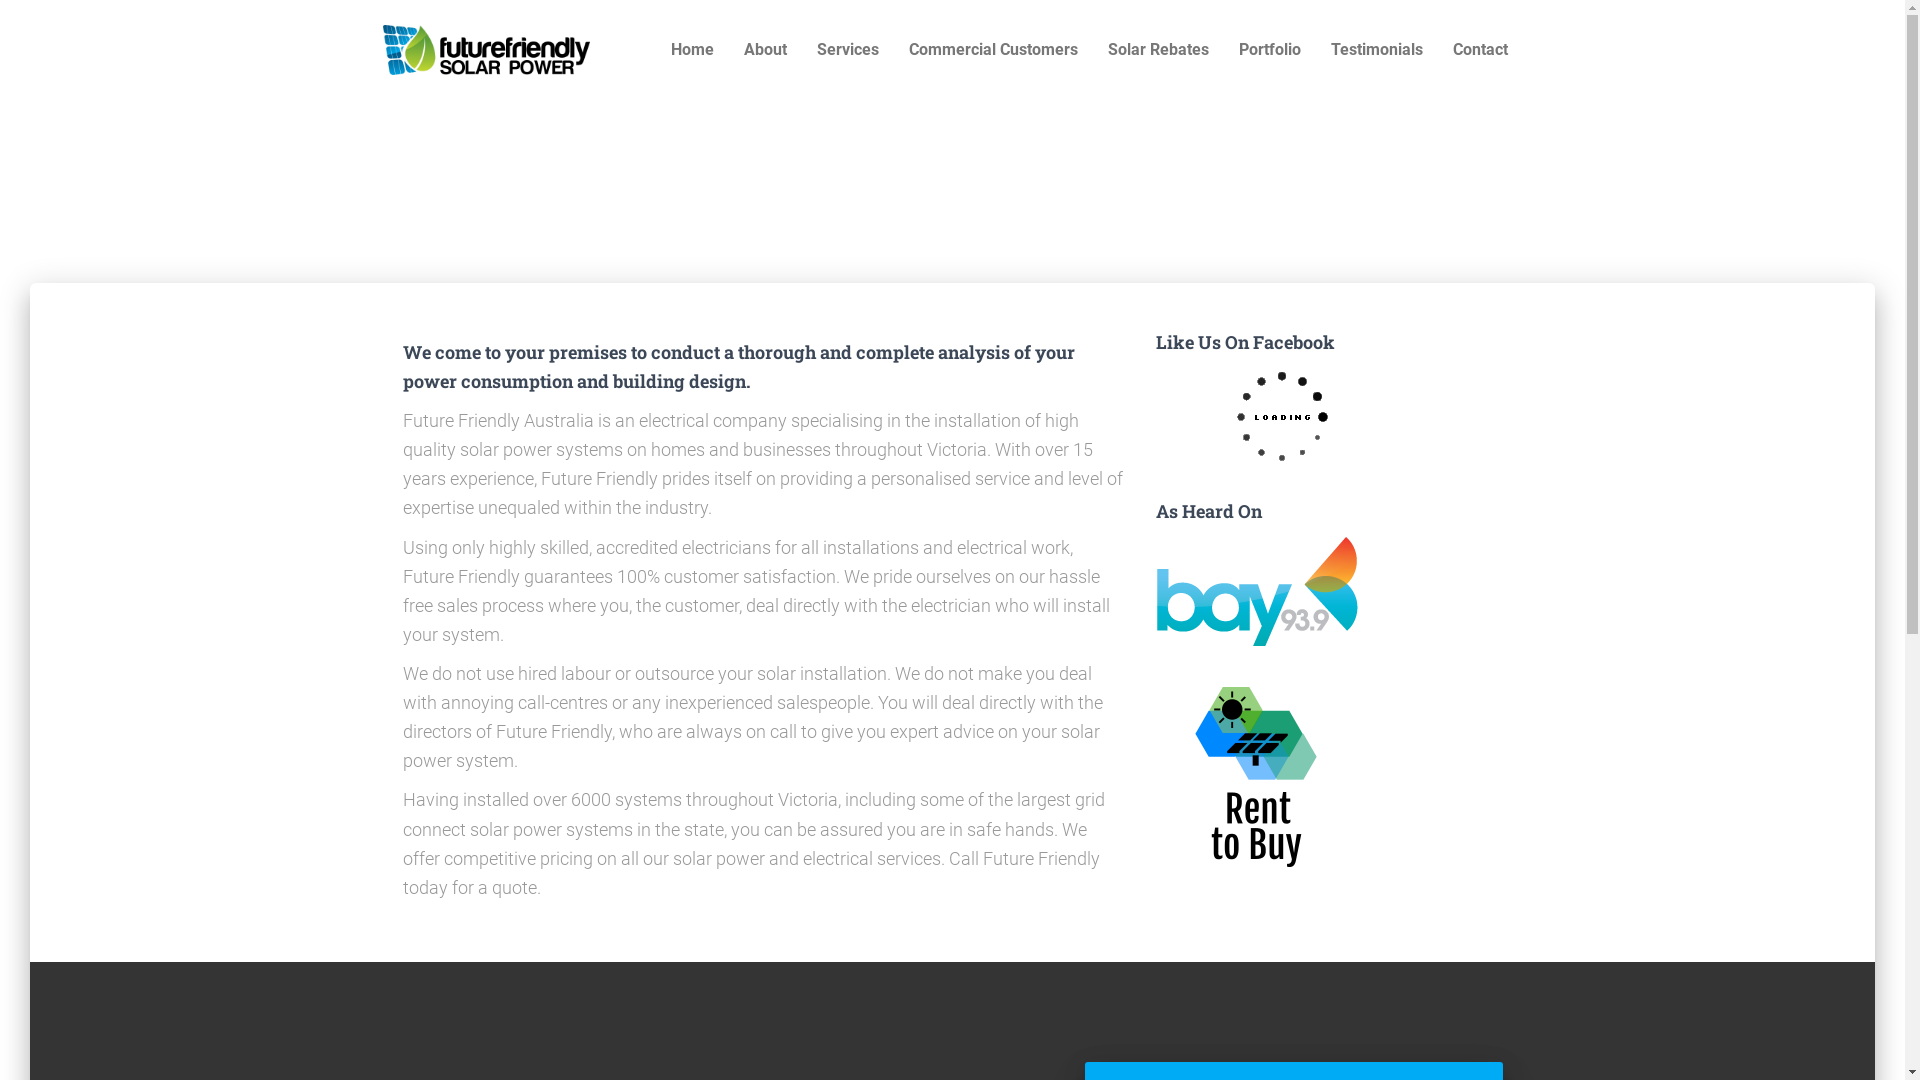  I want to click on 'Future Friendly', so click(368, 49).